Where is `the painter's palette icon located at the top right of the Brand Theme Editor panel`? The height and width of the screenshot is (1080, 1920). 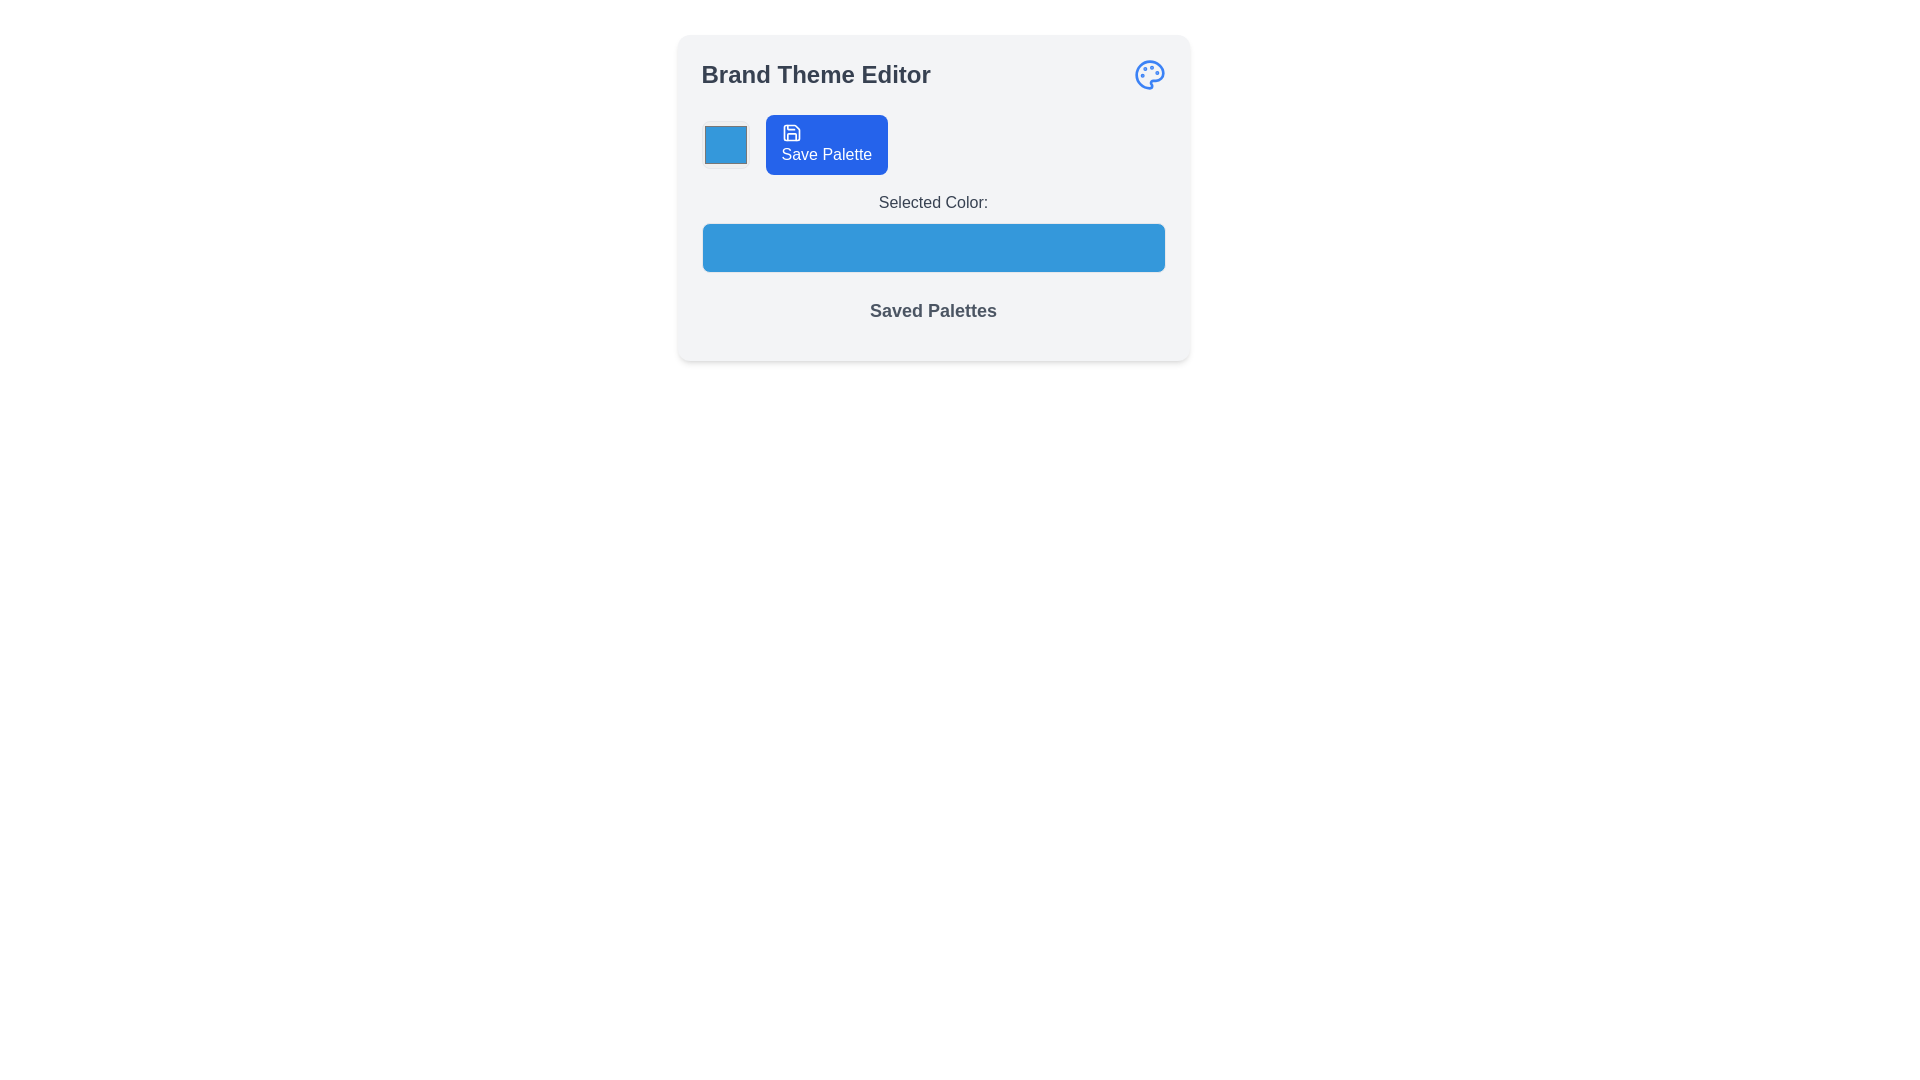 the painter's palette icon located at the top right of the Brand Theme Editor panel is located at coordinates (1149, 73).